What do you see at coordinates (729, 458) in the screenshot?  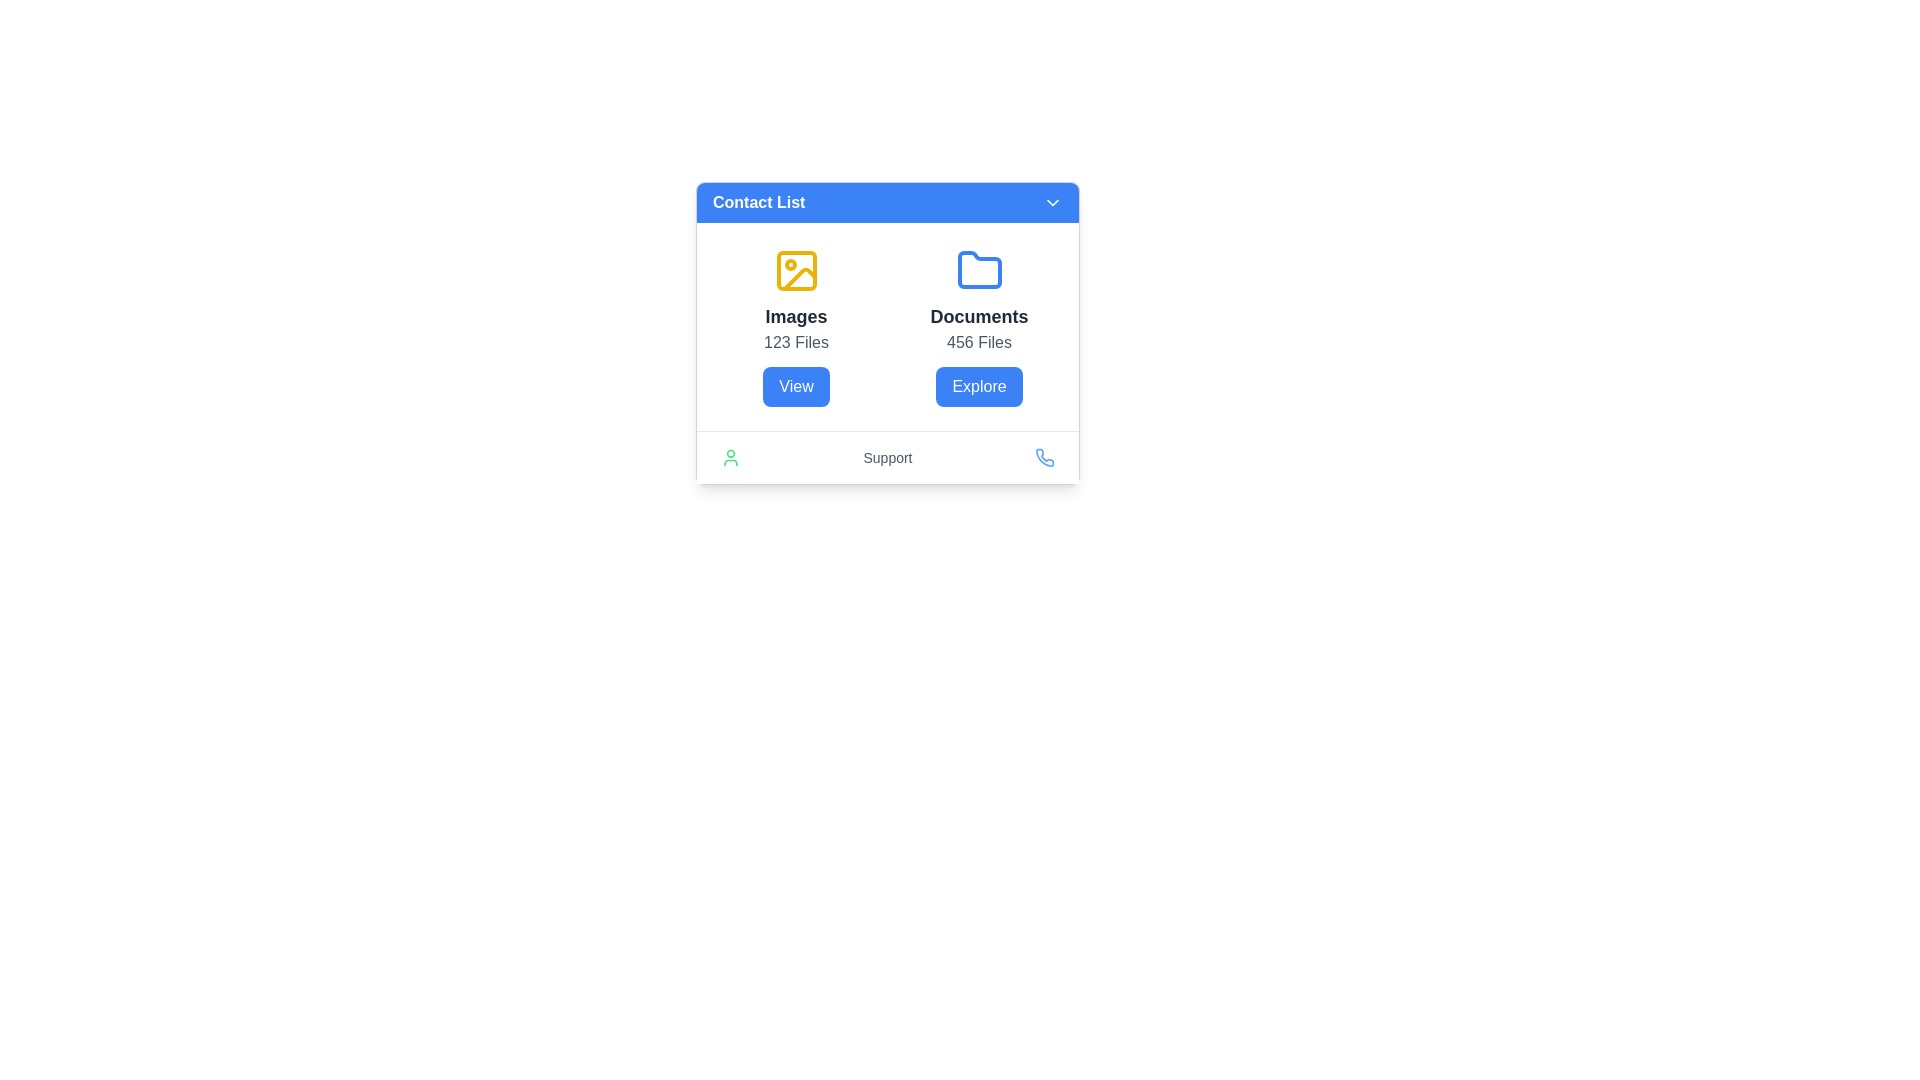 I see `the user information icon located in the 'Support' section, positioned towards the left side adjacent to text and opposite a phone-shaped icon` at bounding box center [729, 458].